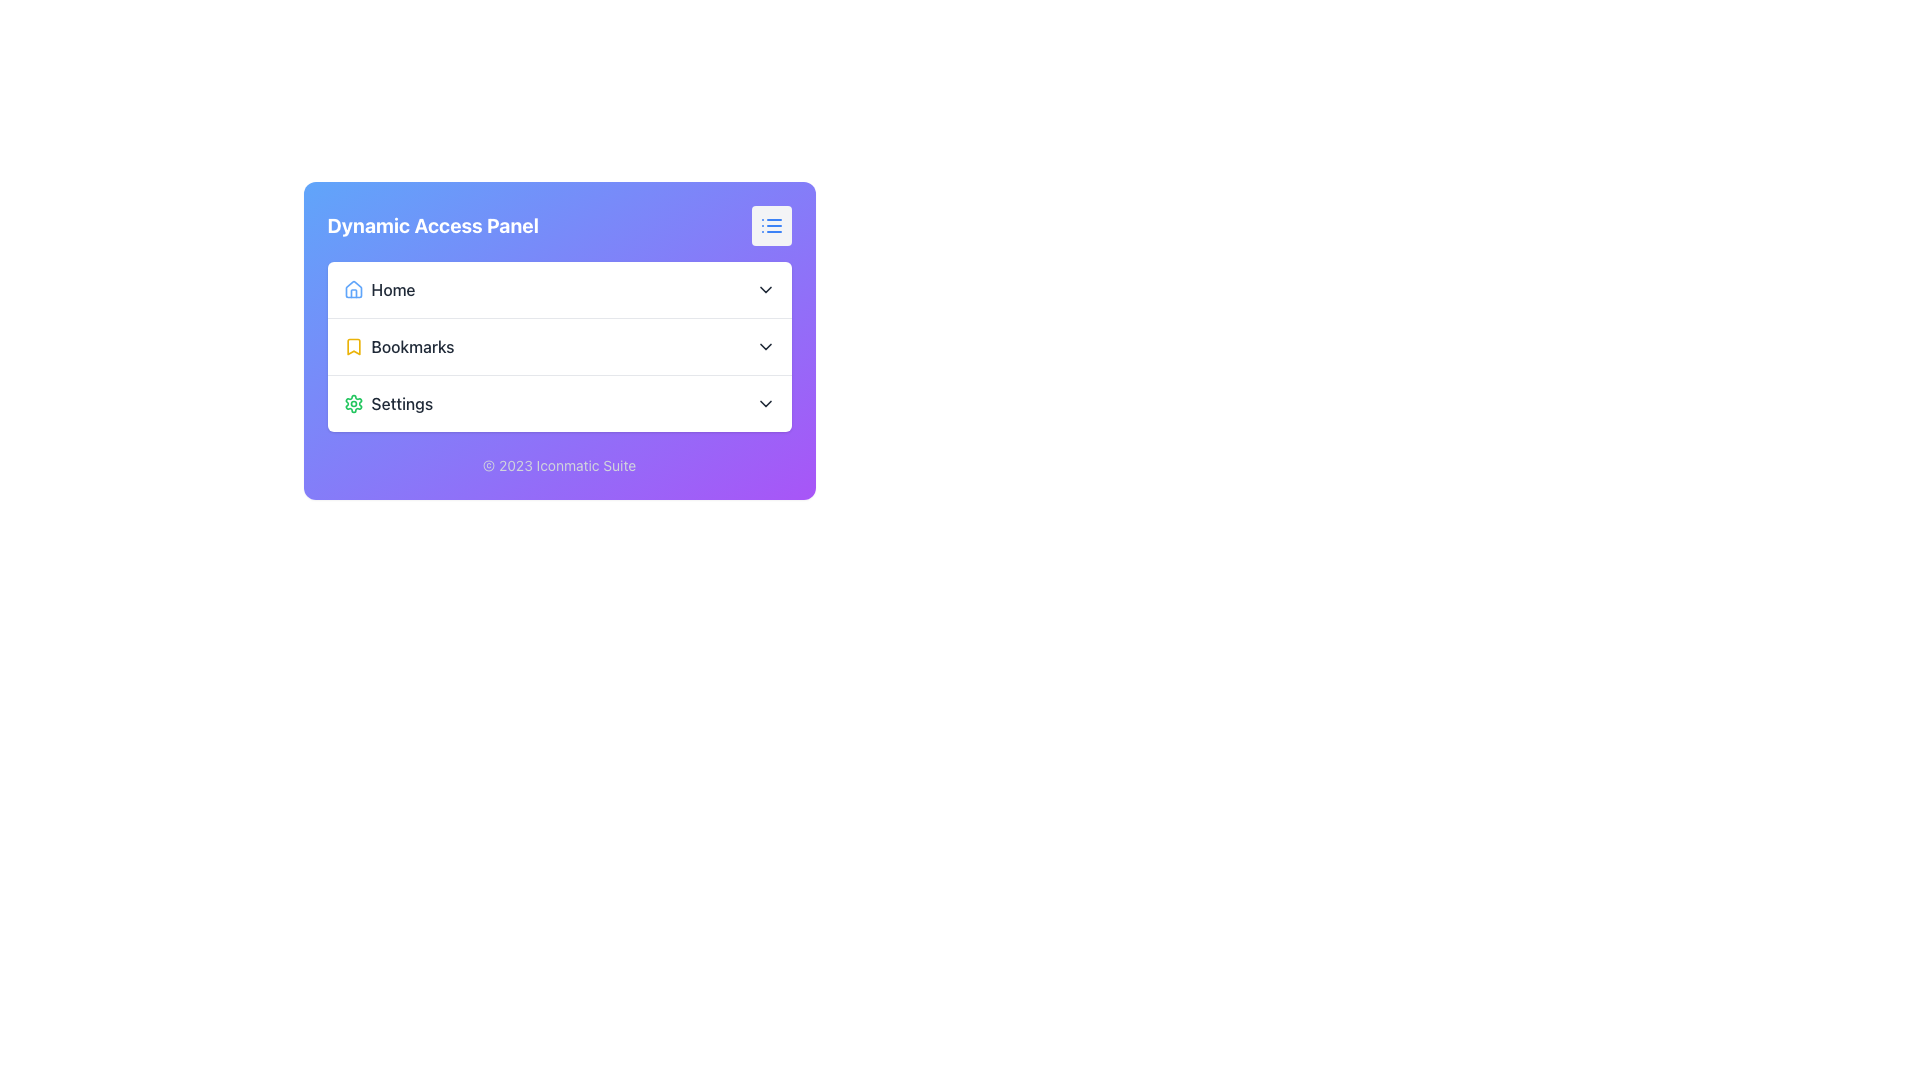 The height and width of the screenshot is (1080, 1920). Describe the element at coordinates (559, 346) in the screenshot. I see `the Dropdown toggle in the Dynamic Access Panel` at that location.